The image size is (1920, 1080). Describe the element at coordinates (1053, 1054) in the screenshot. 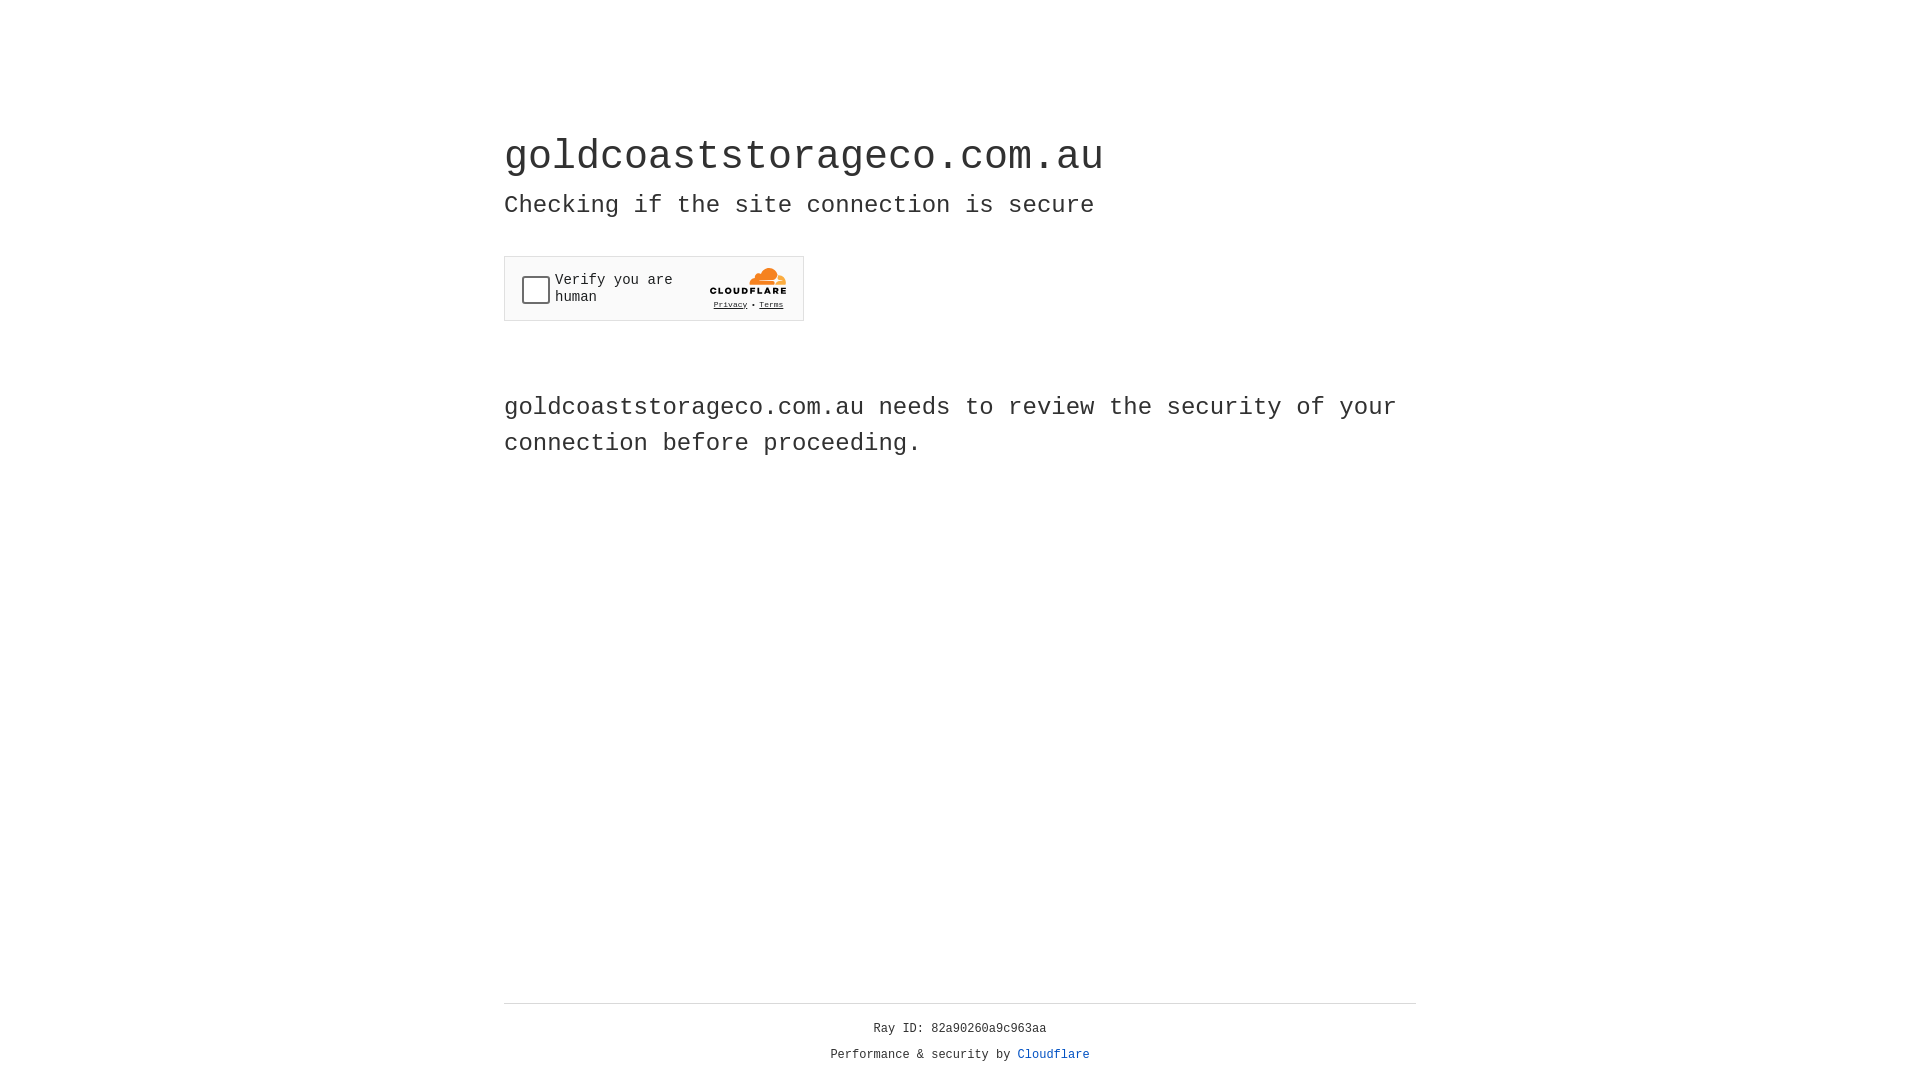

I see `'Cloudflare'` at that location.